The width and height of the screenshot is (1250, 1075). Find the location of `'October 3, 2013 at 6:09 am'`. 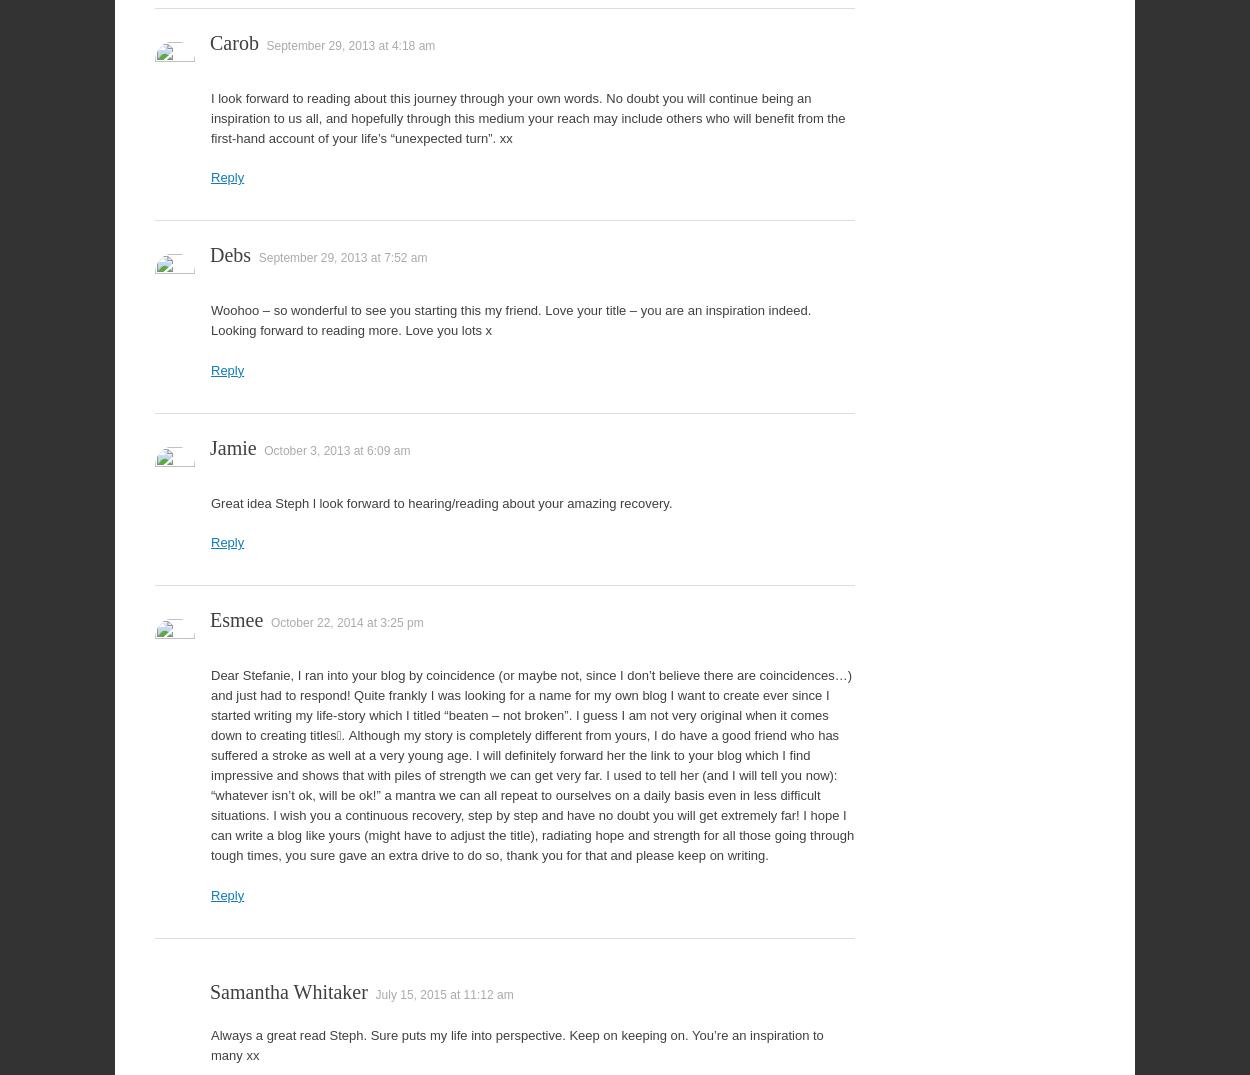

'October 3, 2013 at 6:09 am' is located at coordinates (336, 449).